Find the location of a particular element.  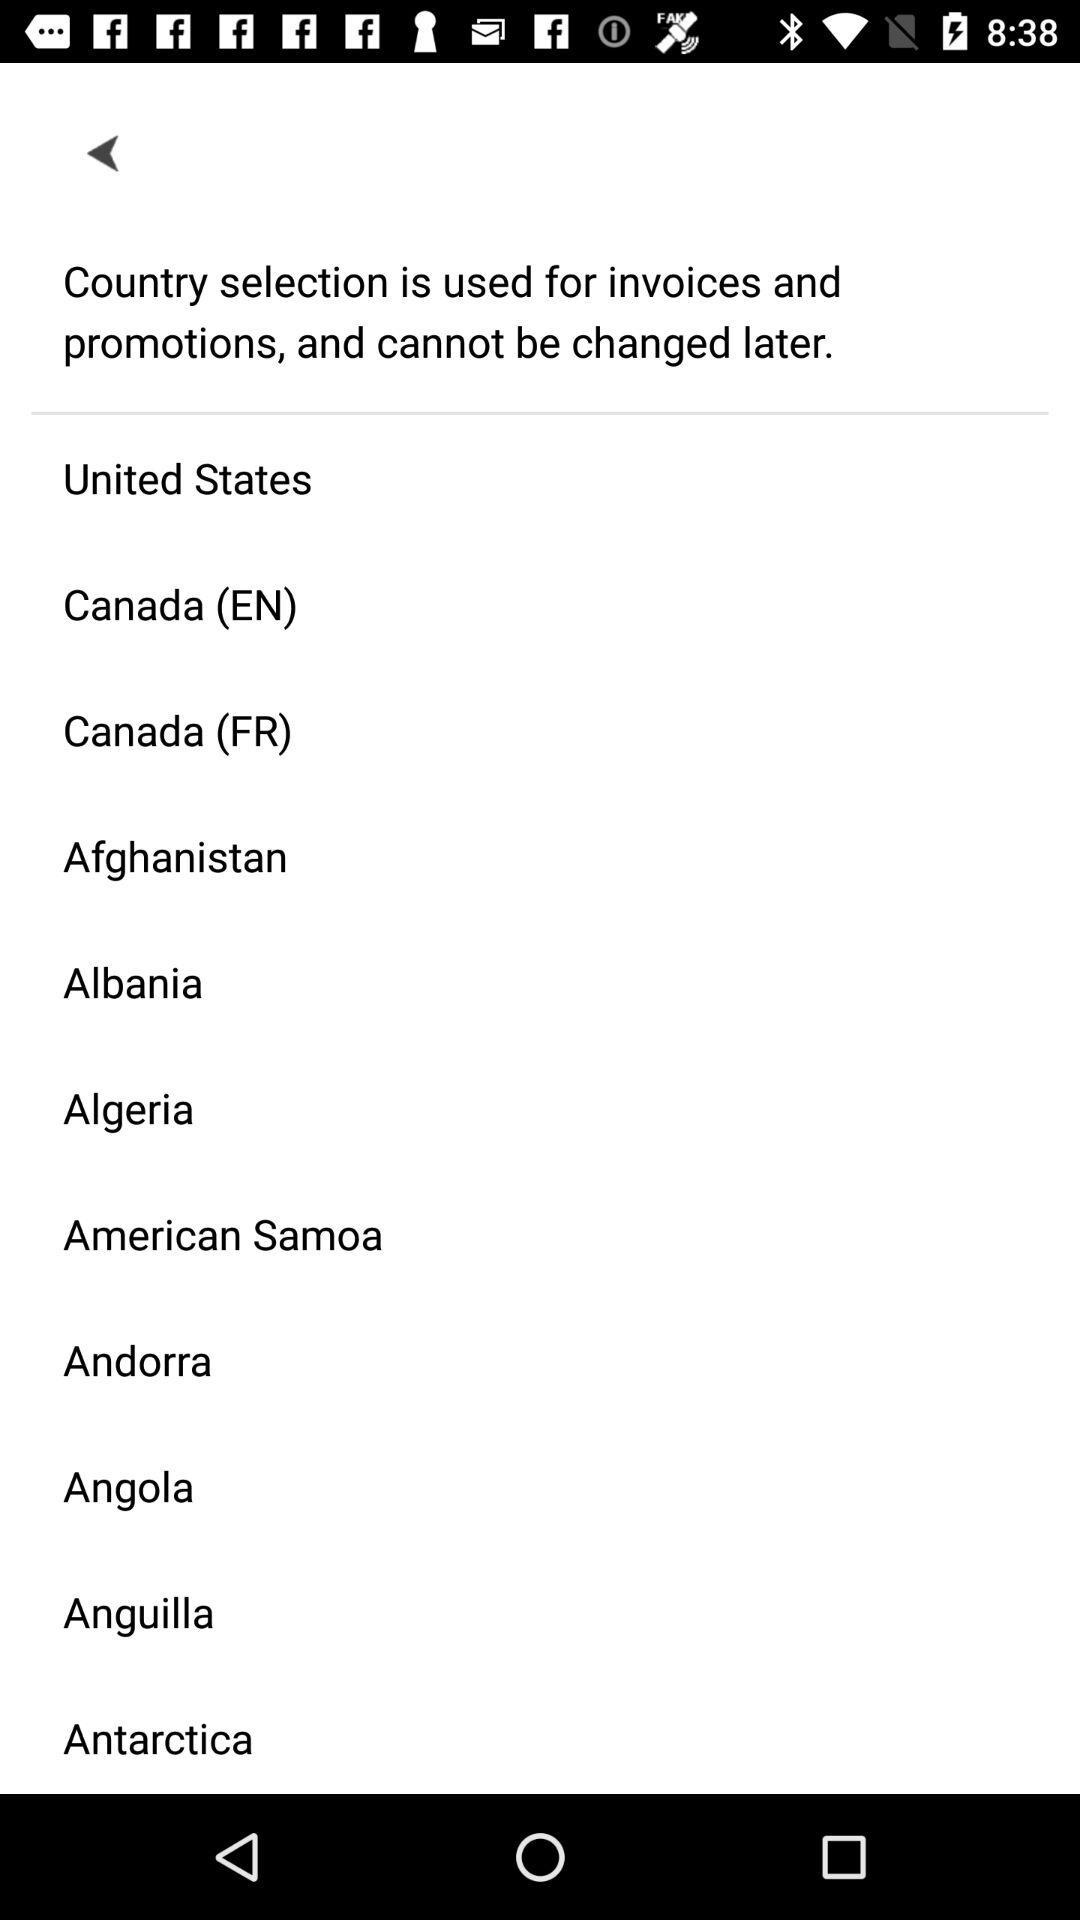

item above afghanistan icon is located at coordinates (523, 728).